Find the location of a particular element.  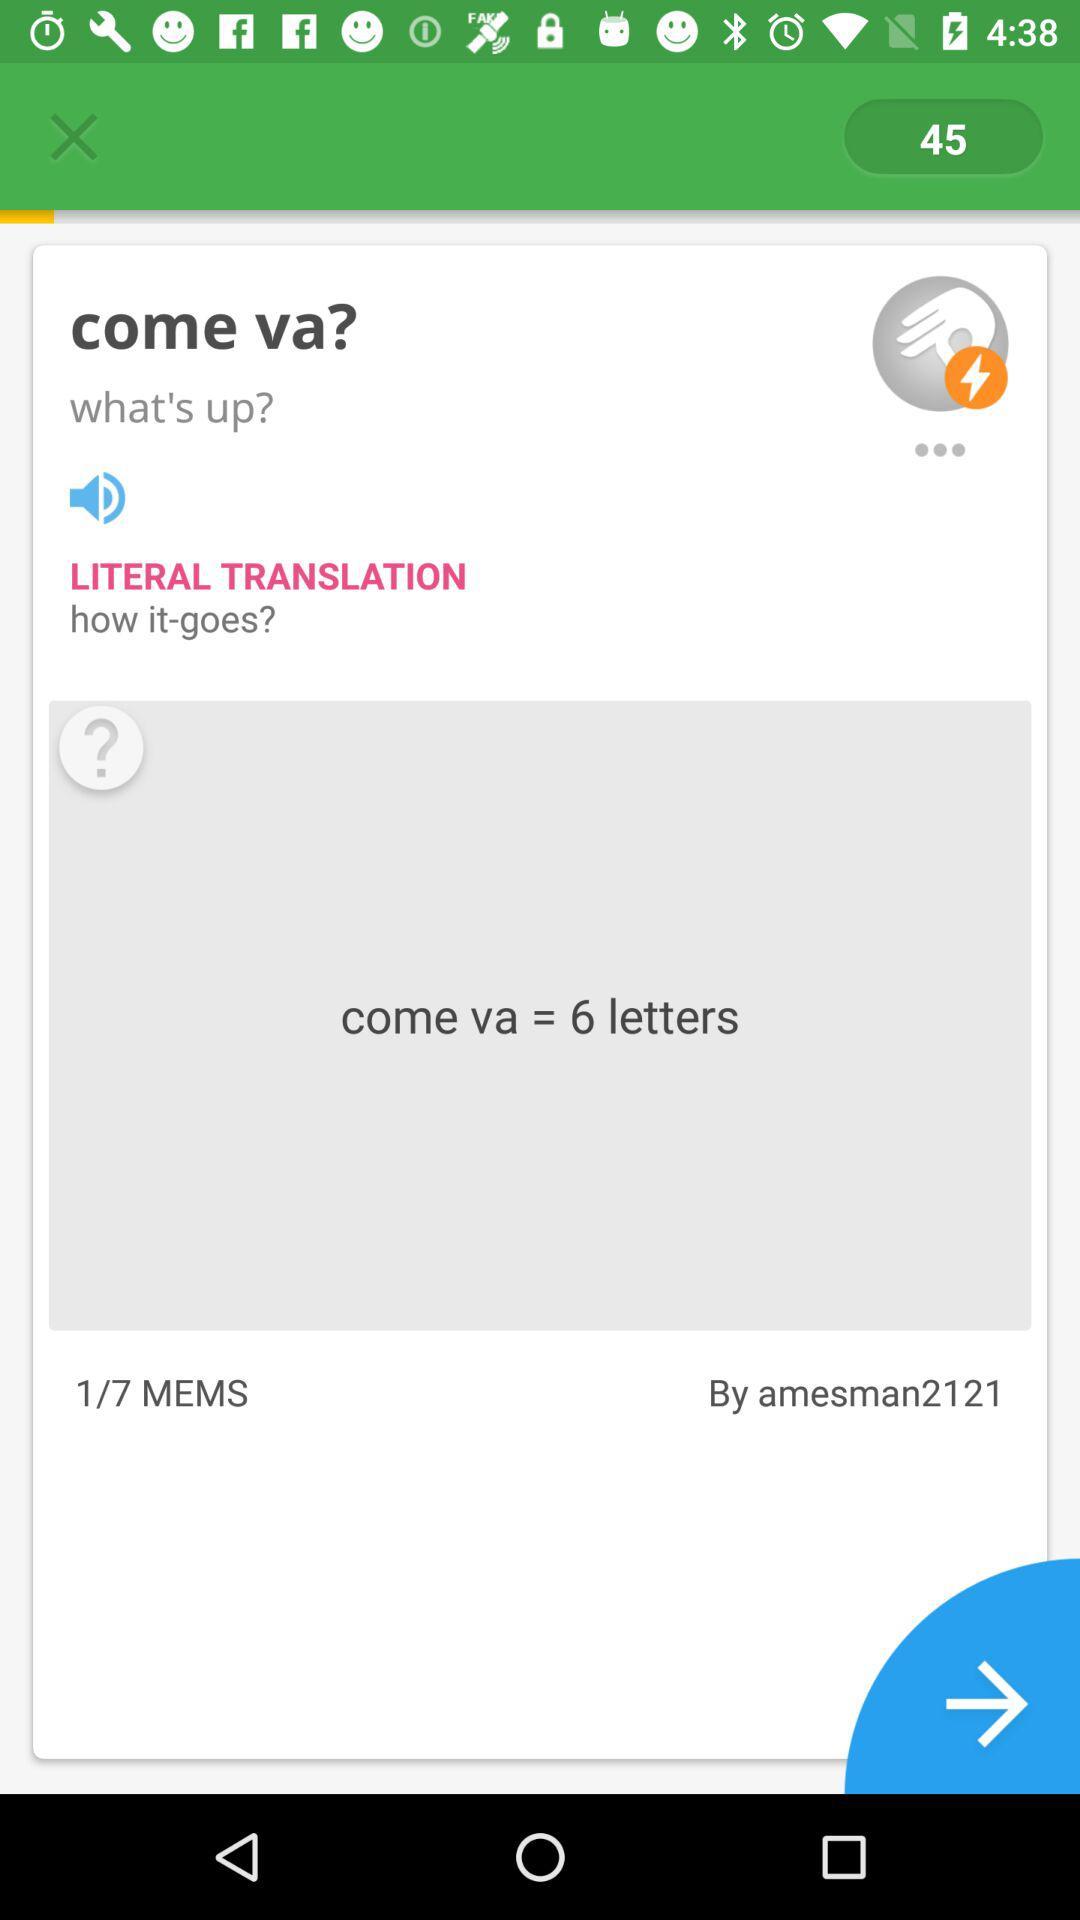

open help is located at coordinates (101, 752).